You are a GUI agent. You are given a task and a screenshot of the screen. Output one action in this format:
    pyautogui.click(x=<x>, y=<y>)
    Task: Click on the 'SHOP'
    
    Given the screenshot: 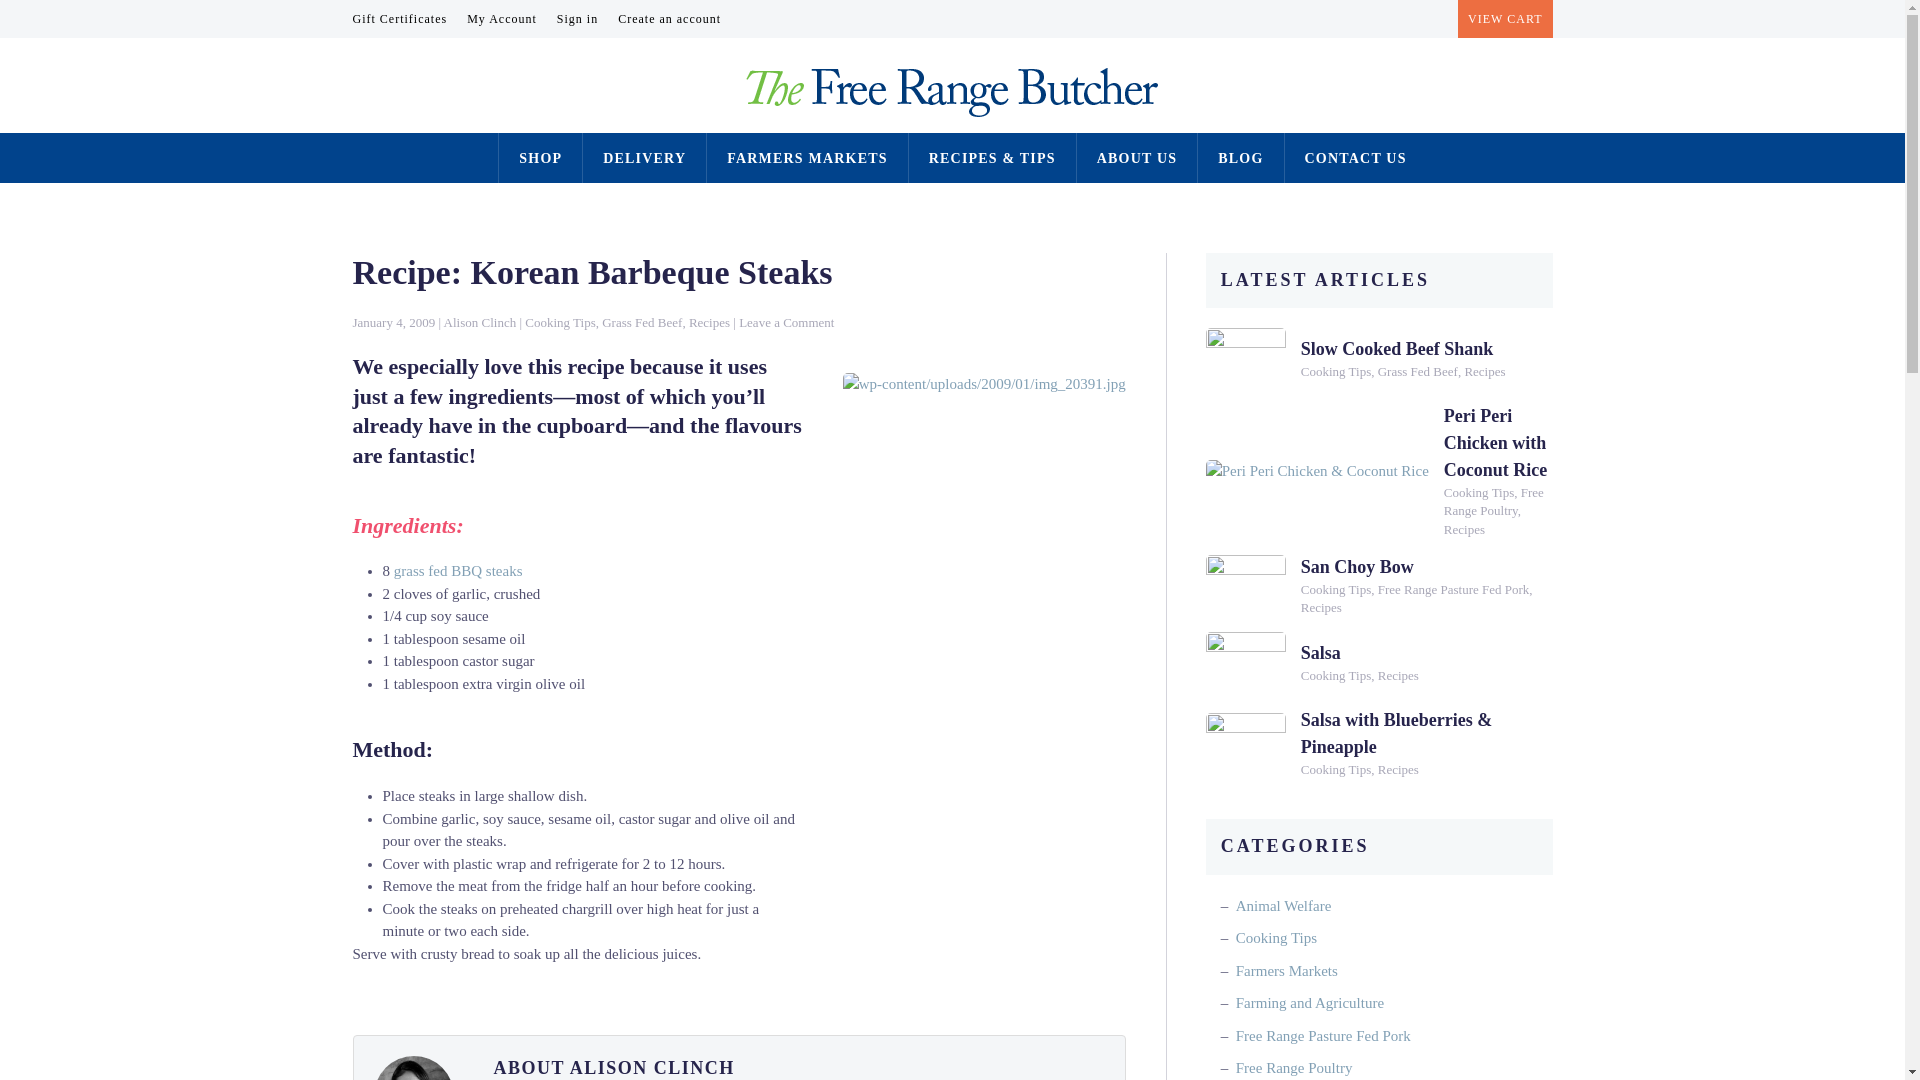 What is the action you would take?
    pyautogui.click(x=518, y=157)
    